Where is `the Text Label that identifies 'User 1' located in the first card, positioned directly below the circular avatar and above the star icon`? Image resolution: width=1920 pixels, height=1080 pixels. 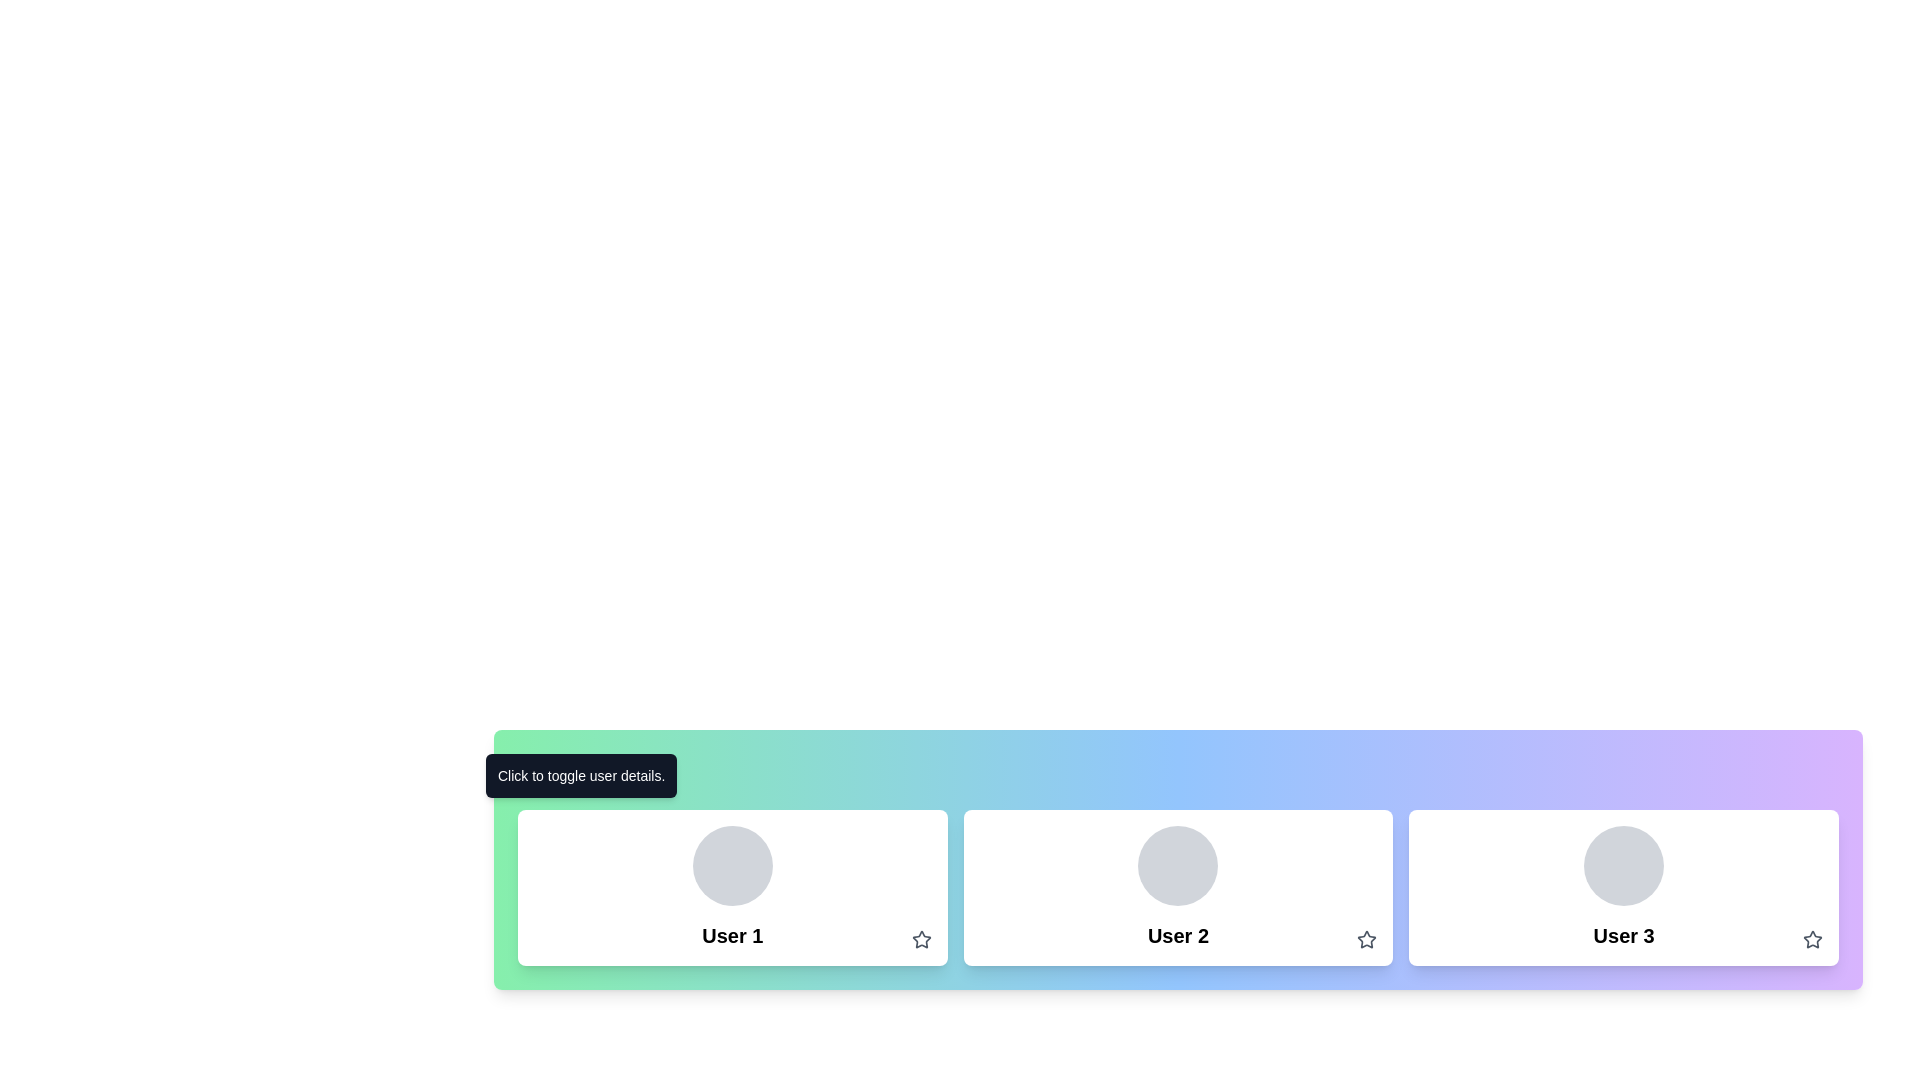
the Text Label that identifies 'User 1' located in the first card, positioned directly below the circular avatar and above the star icon is located at coordinates (731, 936).